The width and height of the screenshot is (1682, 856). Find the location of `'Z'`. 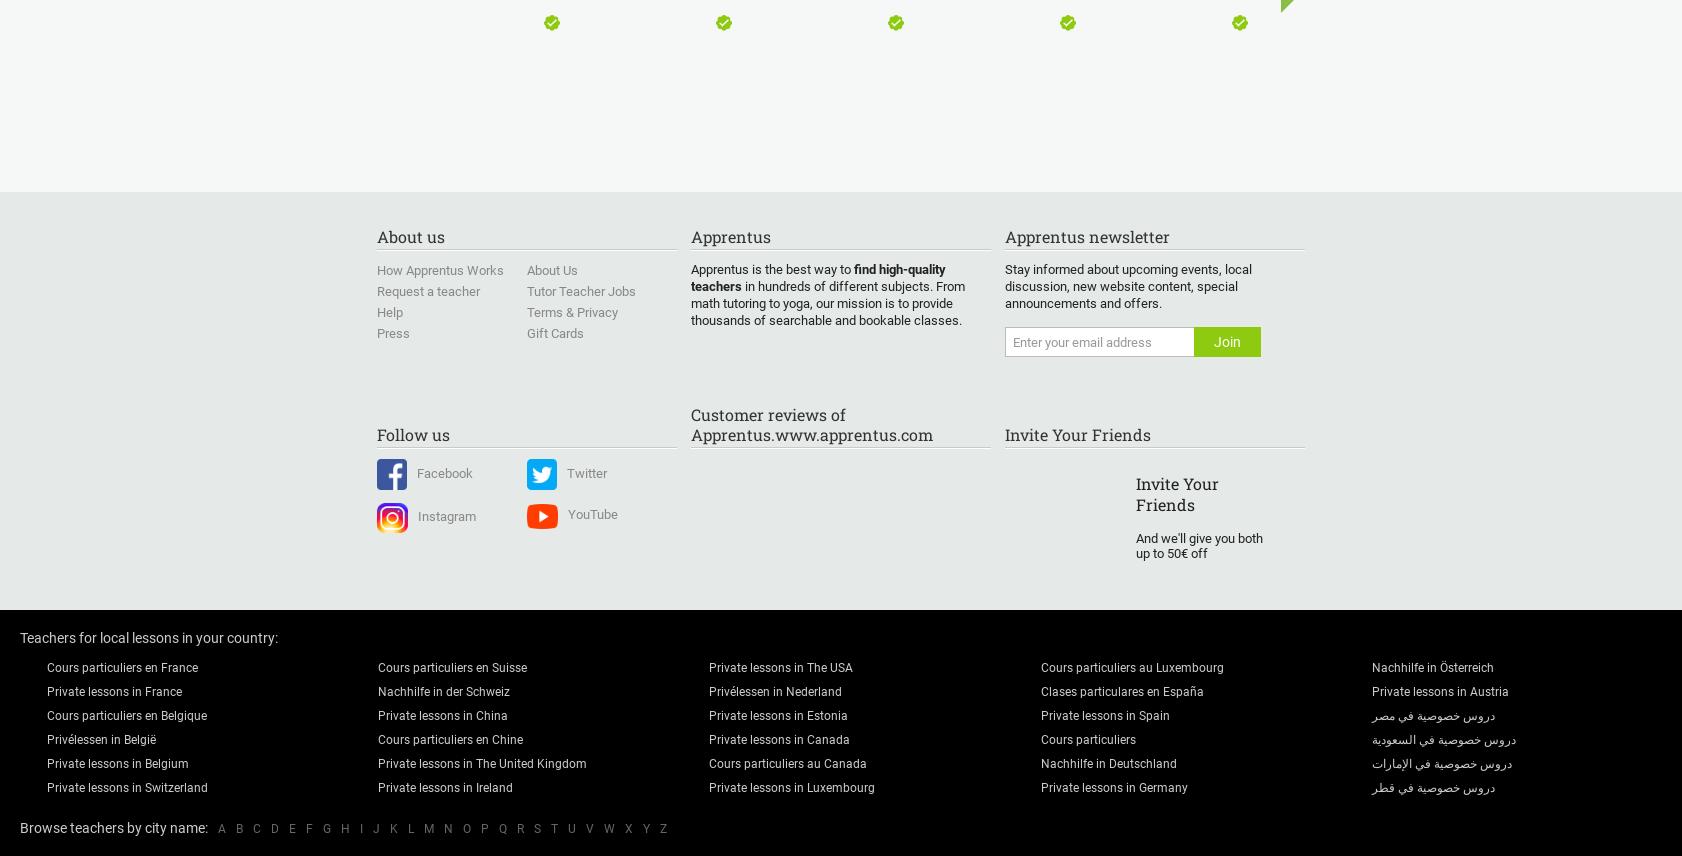

'Z' is located at coordinates (663, 828).